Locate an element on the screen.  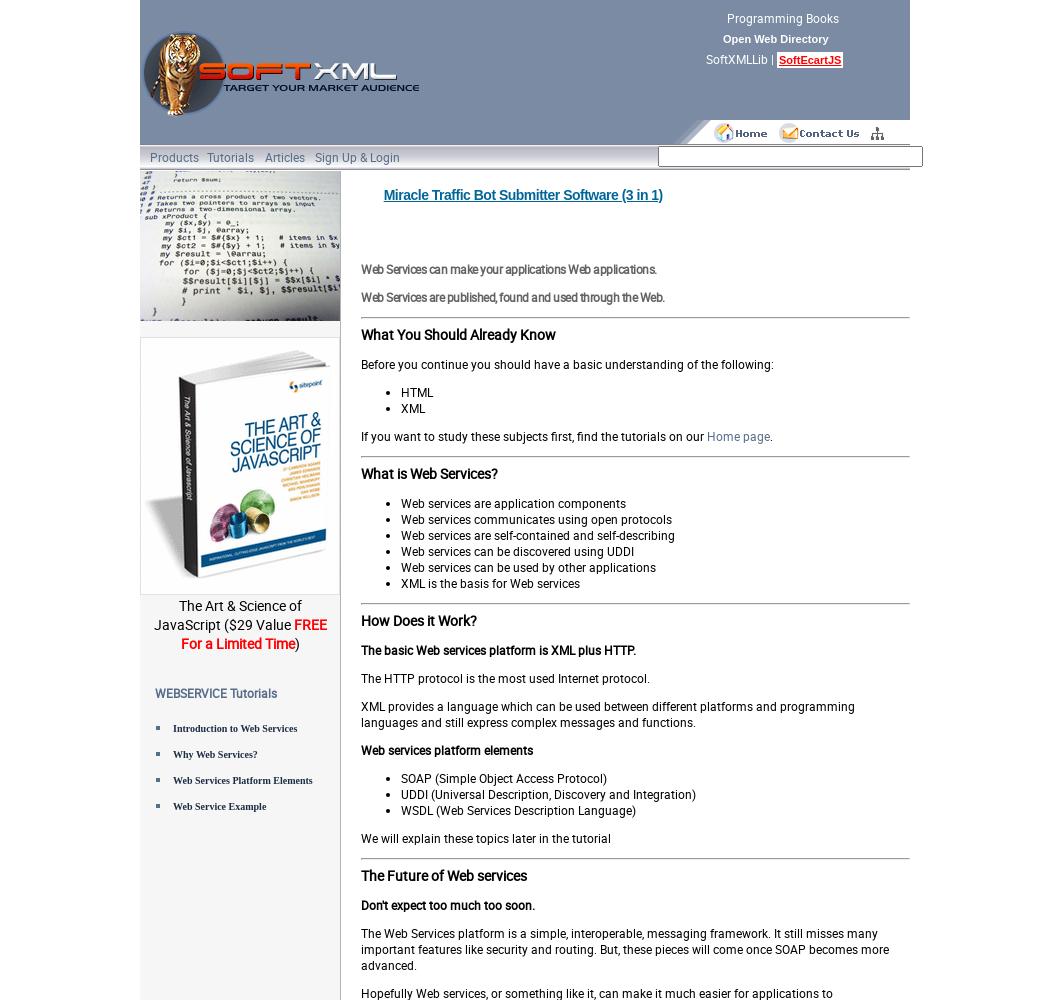
'What You Should Already Know' is located at coordinates (359, 333).